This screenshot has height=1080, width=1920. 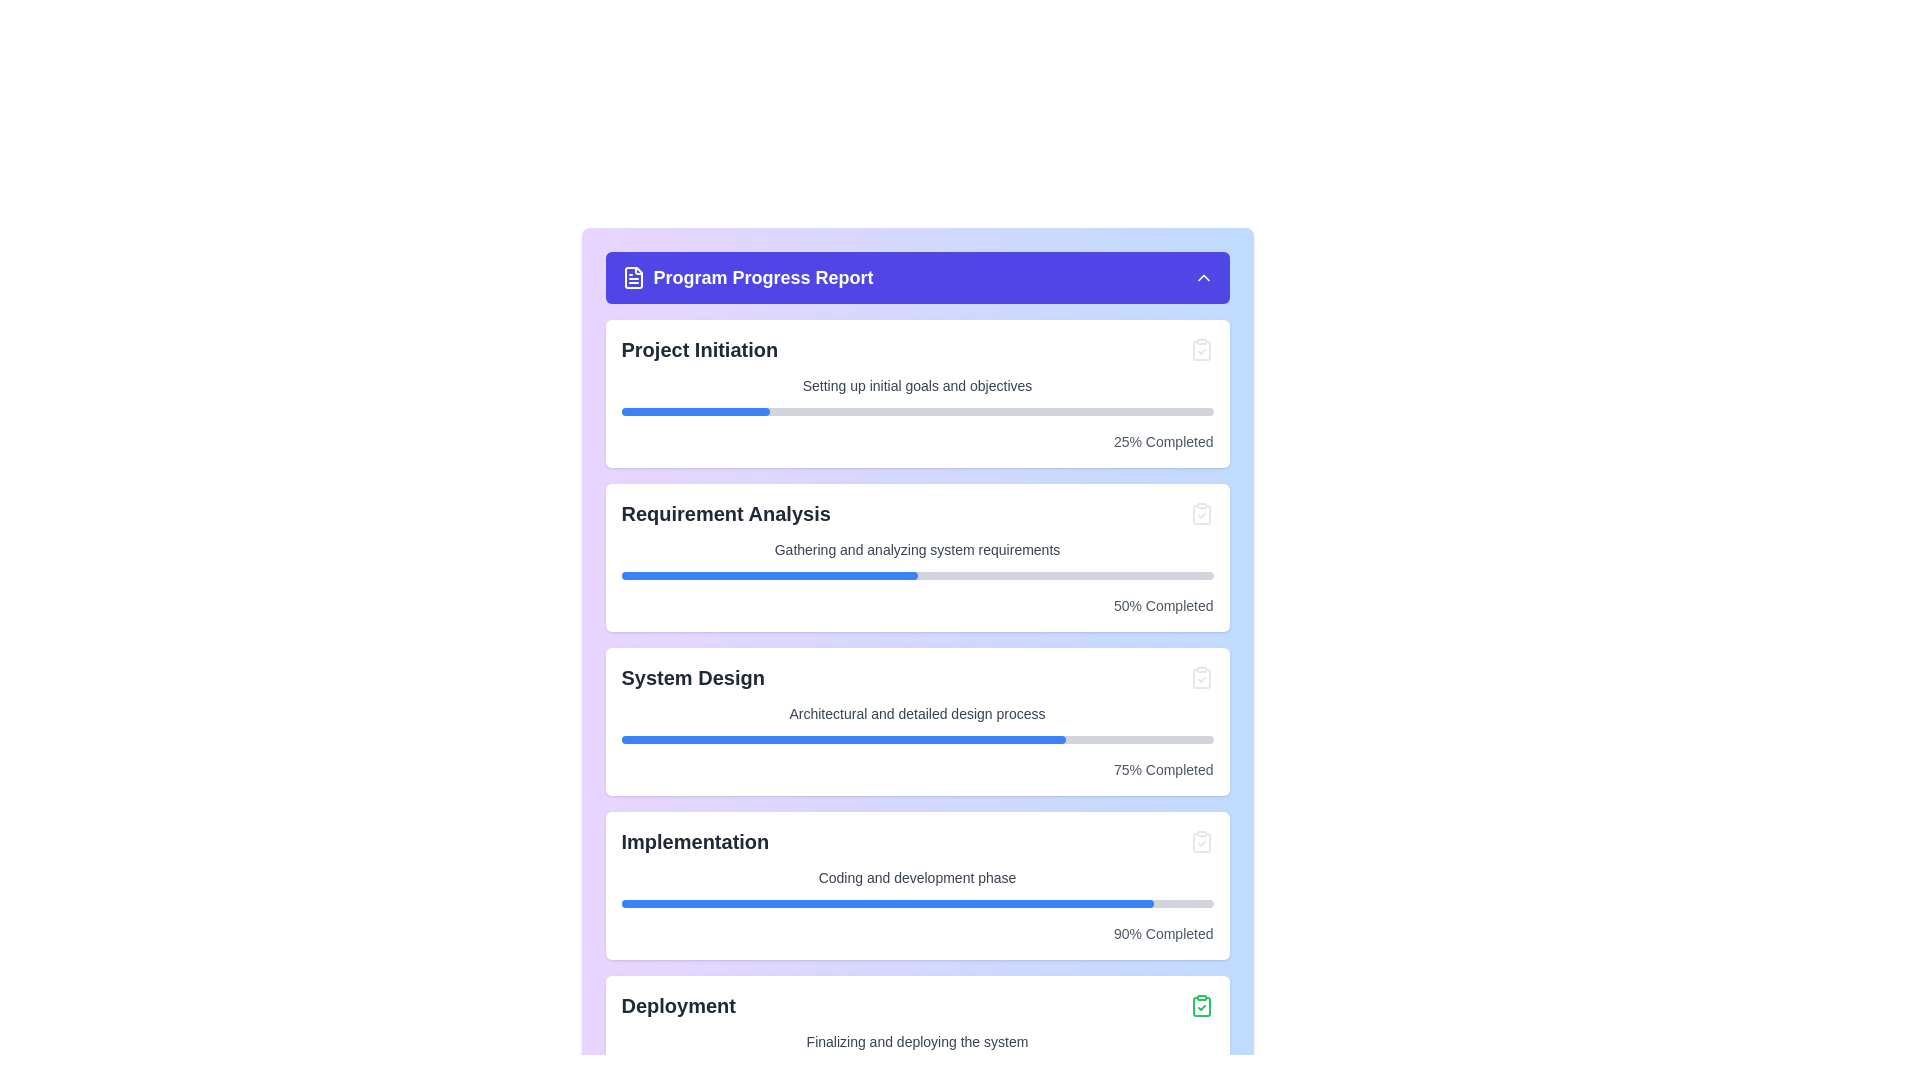 What do you see at coordinates (916, 411) in the screenshot?
I see `the progress bar representing the completion percentage for the 'Project Initiation' task, located below the 'Setting up initial goals and objectives' text` at bounding box center [916, 411].